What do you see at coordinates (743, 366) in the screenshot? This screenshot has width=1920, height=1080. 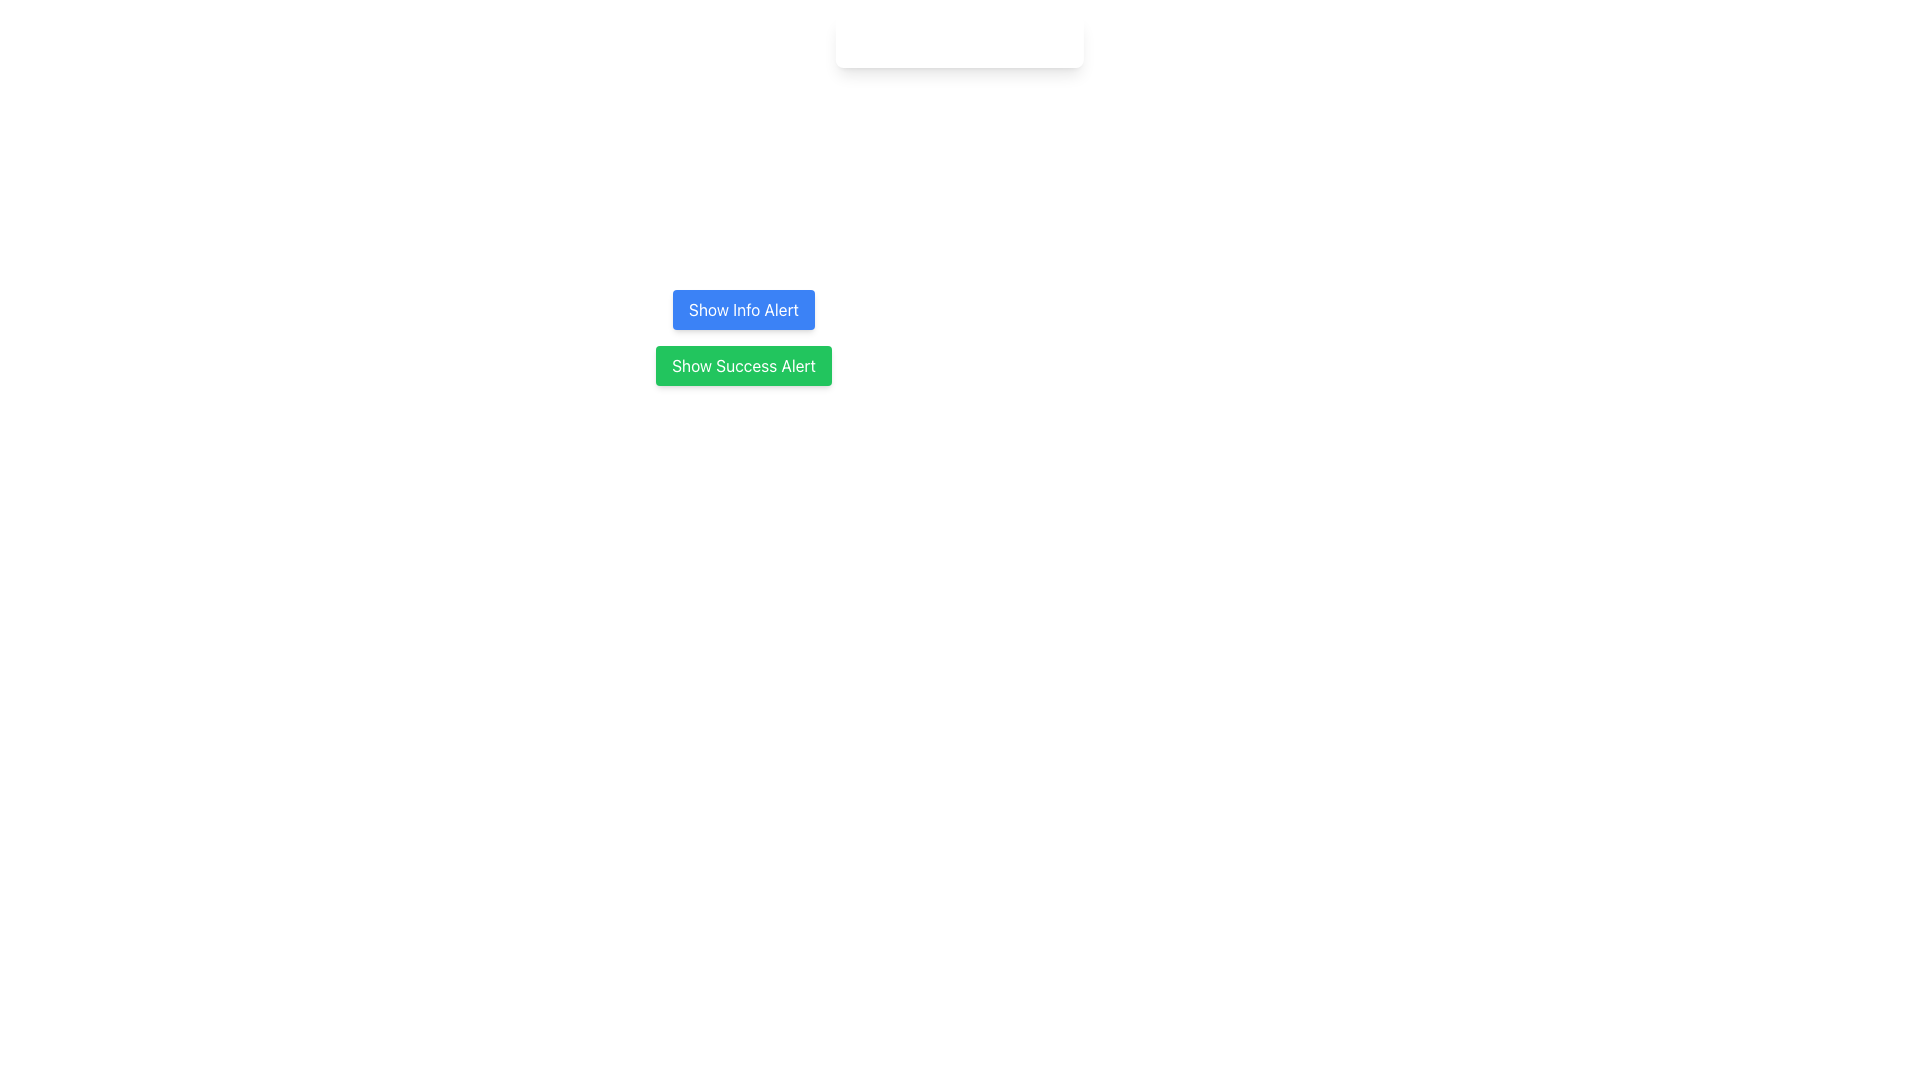 I see `the success alert button located below the 'Show Info Alert' button` at bounding box center [743, 366].